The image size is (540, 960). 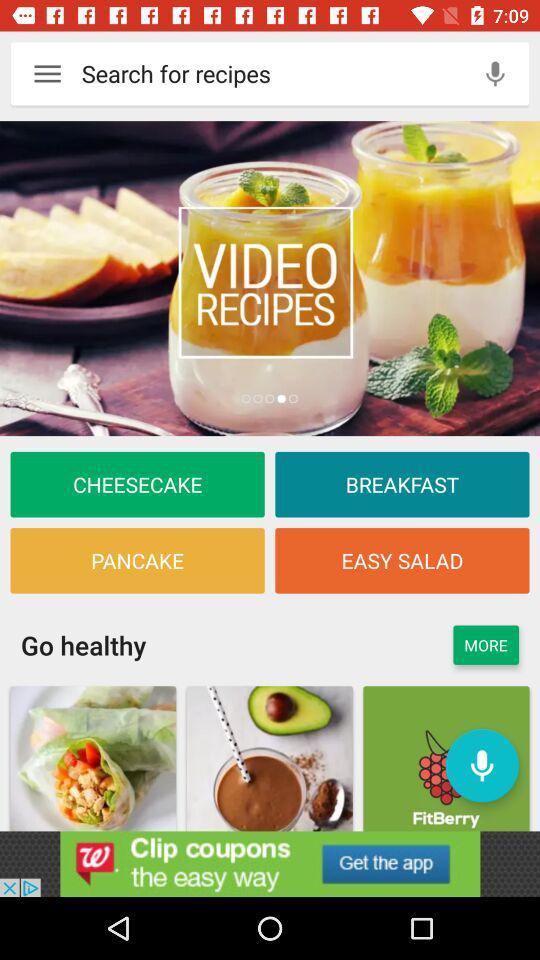 I want to click on the microphone icon, so click(x=494, y=73).